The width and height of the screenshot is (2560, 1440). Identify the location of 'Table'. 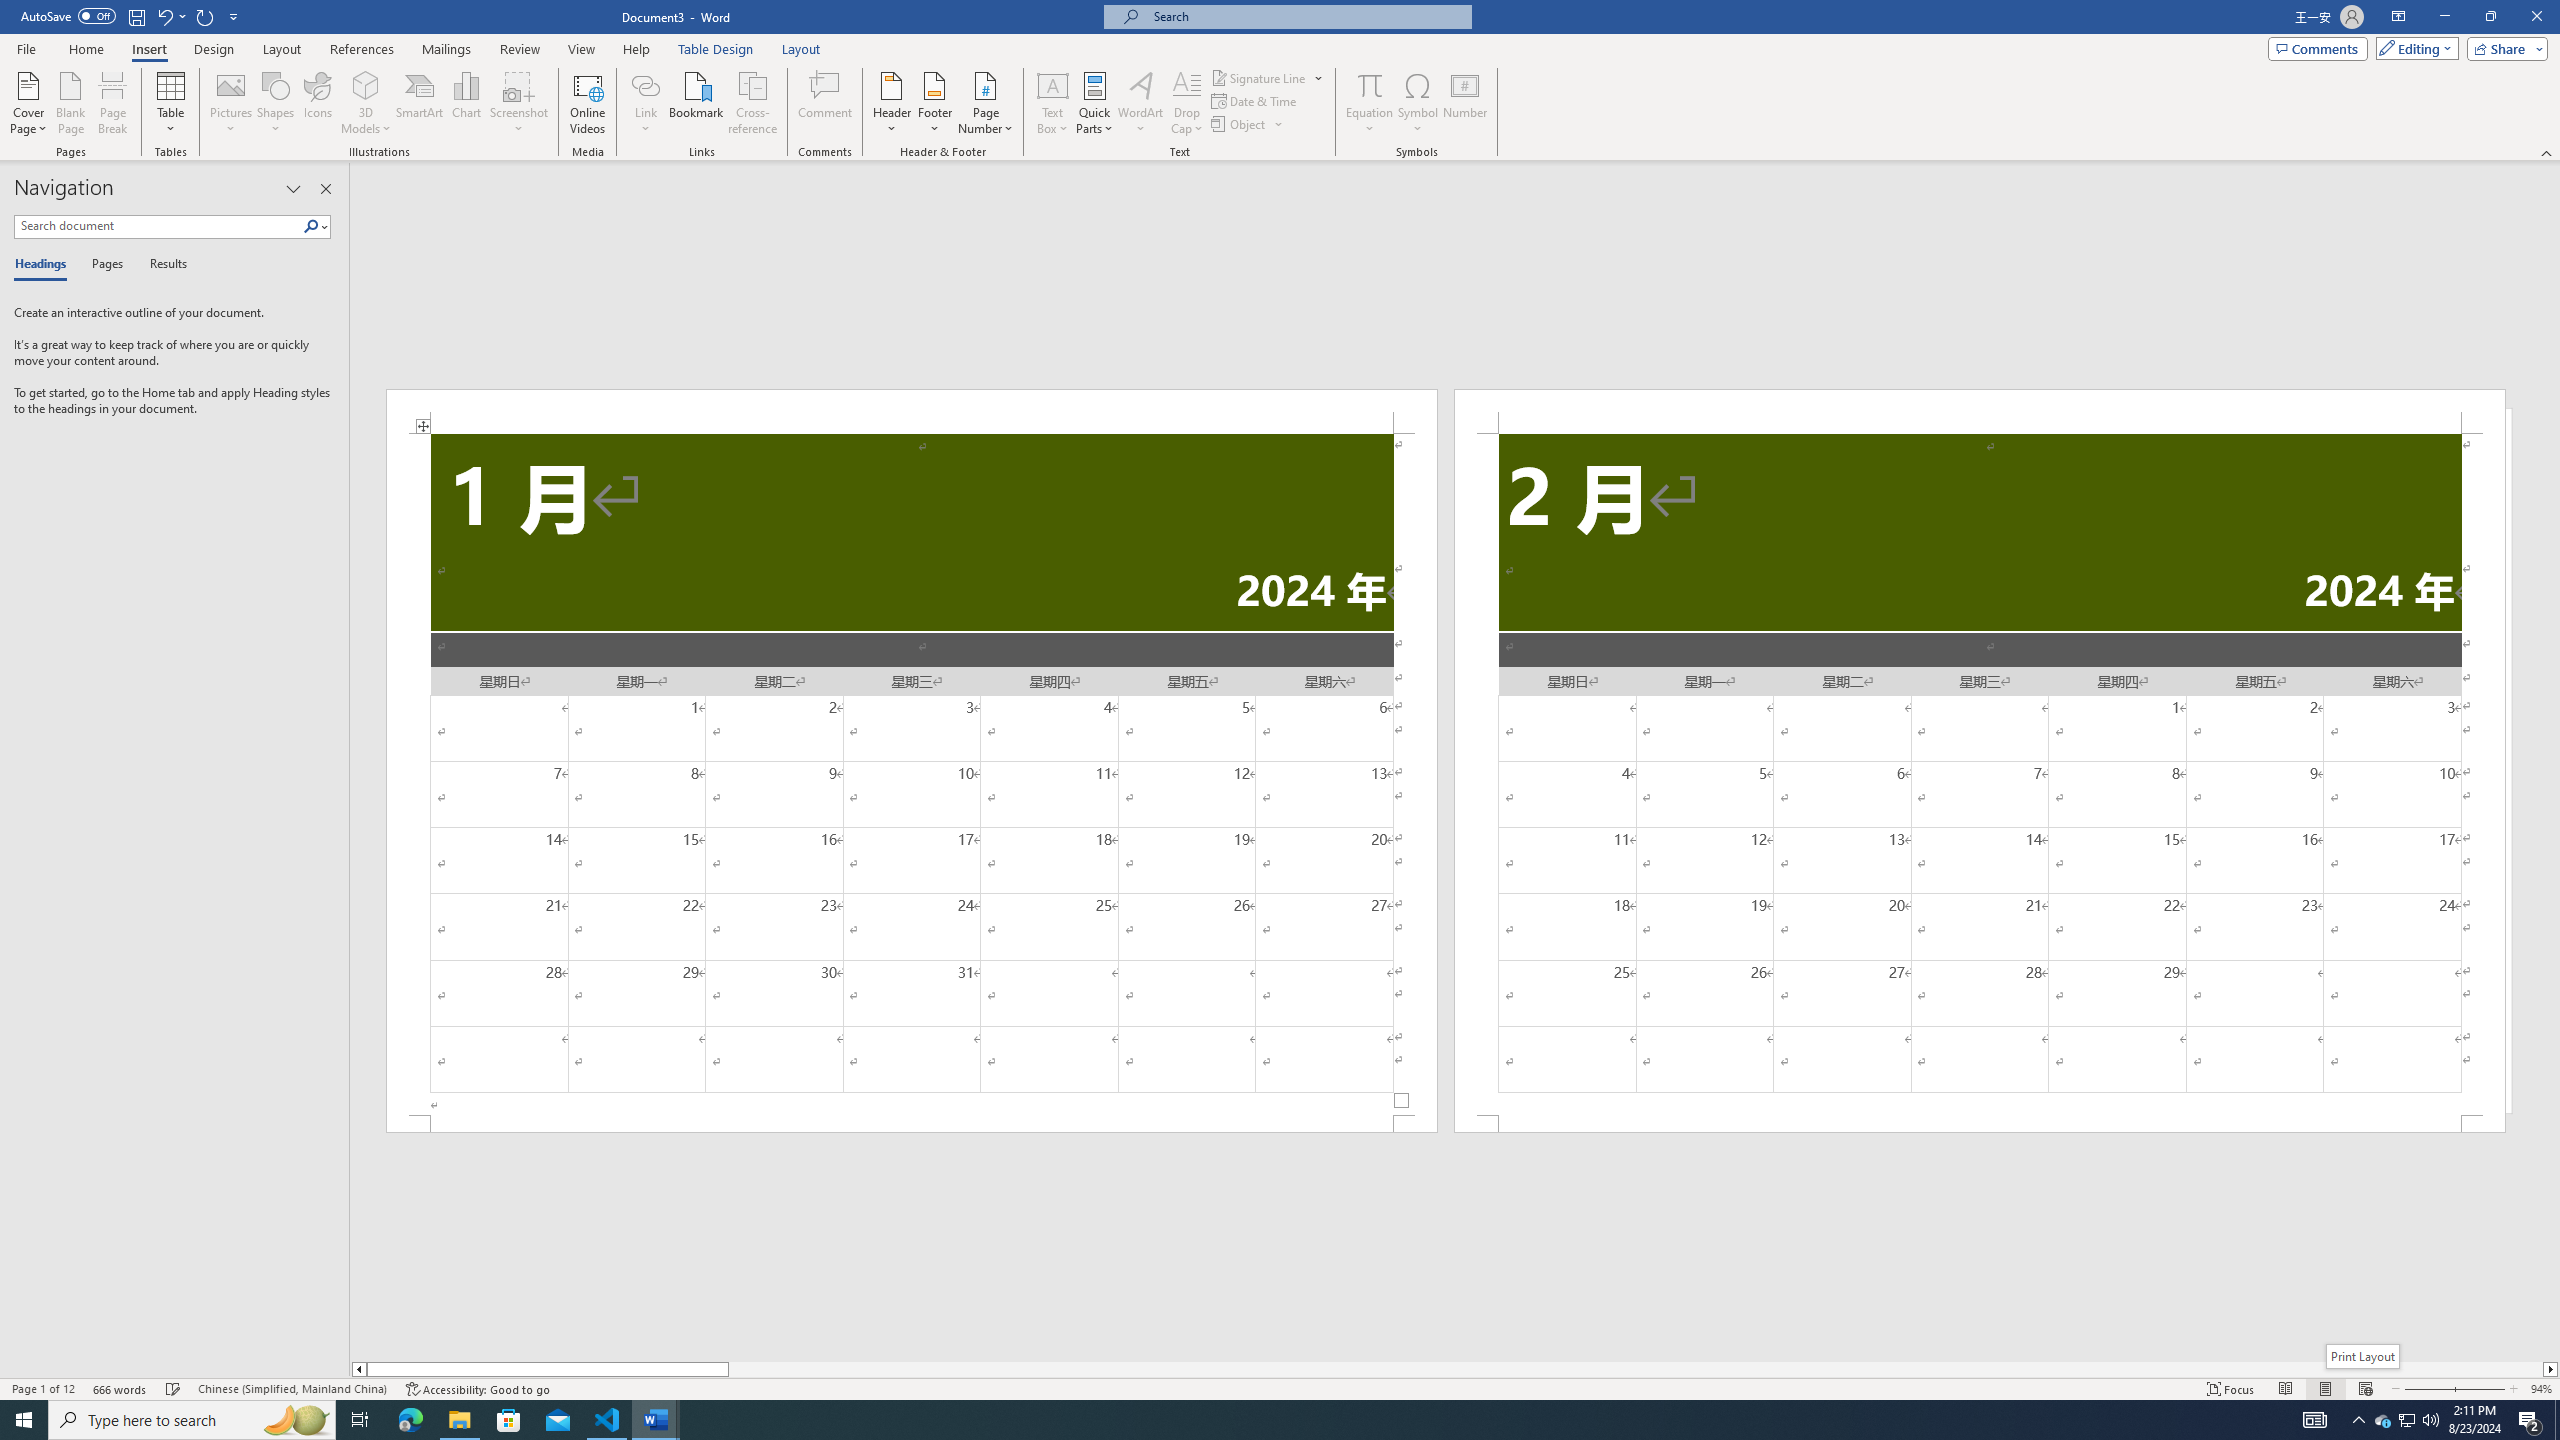
(171, 103).